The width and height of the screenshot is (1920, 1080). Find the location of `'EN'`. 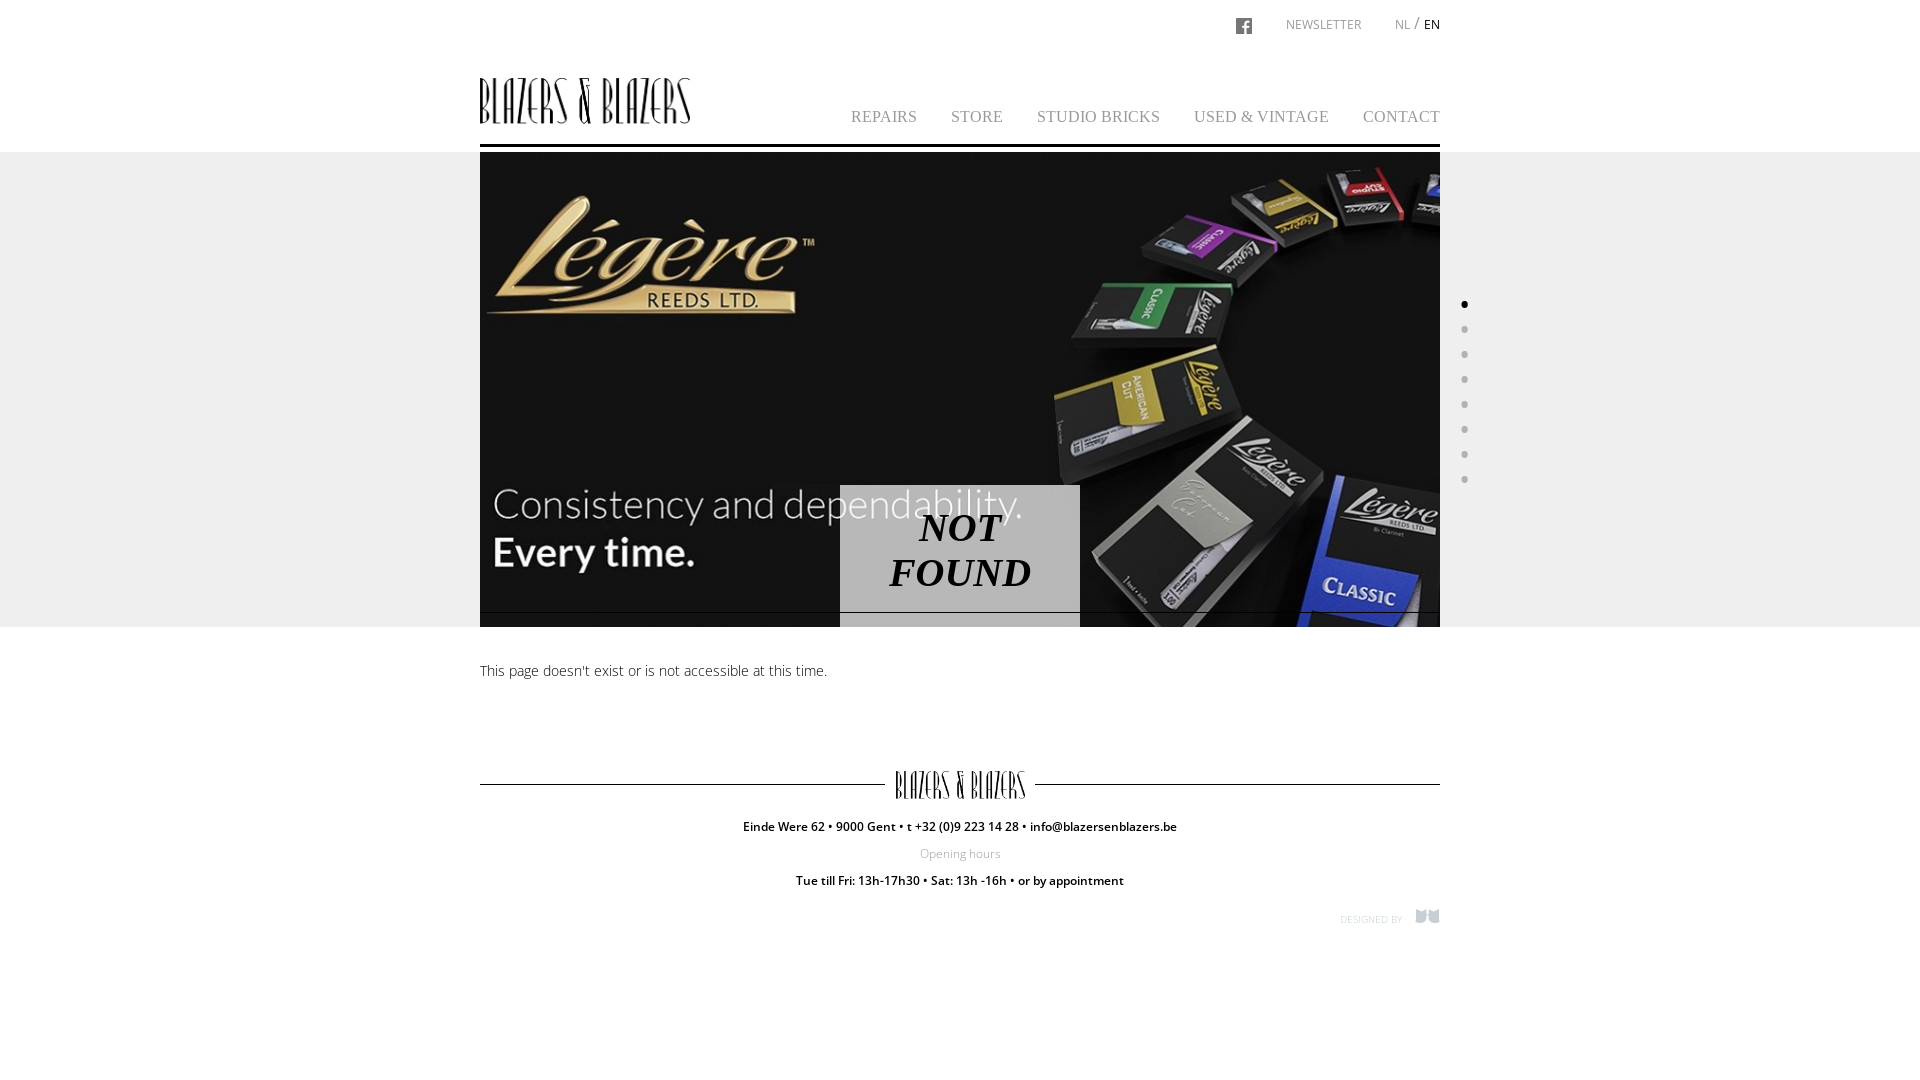

'EN' is located at coordinates (1430, 24).